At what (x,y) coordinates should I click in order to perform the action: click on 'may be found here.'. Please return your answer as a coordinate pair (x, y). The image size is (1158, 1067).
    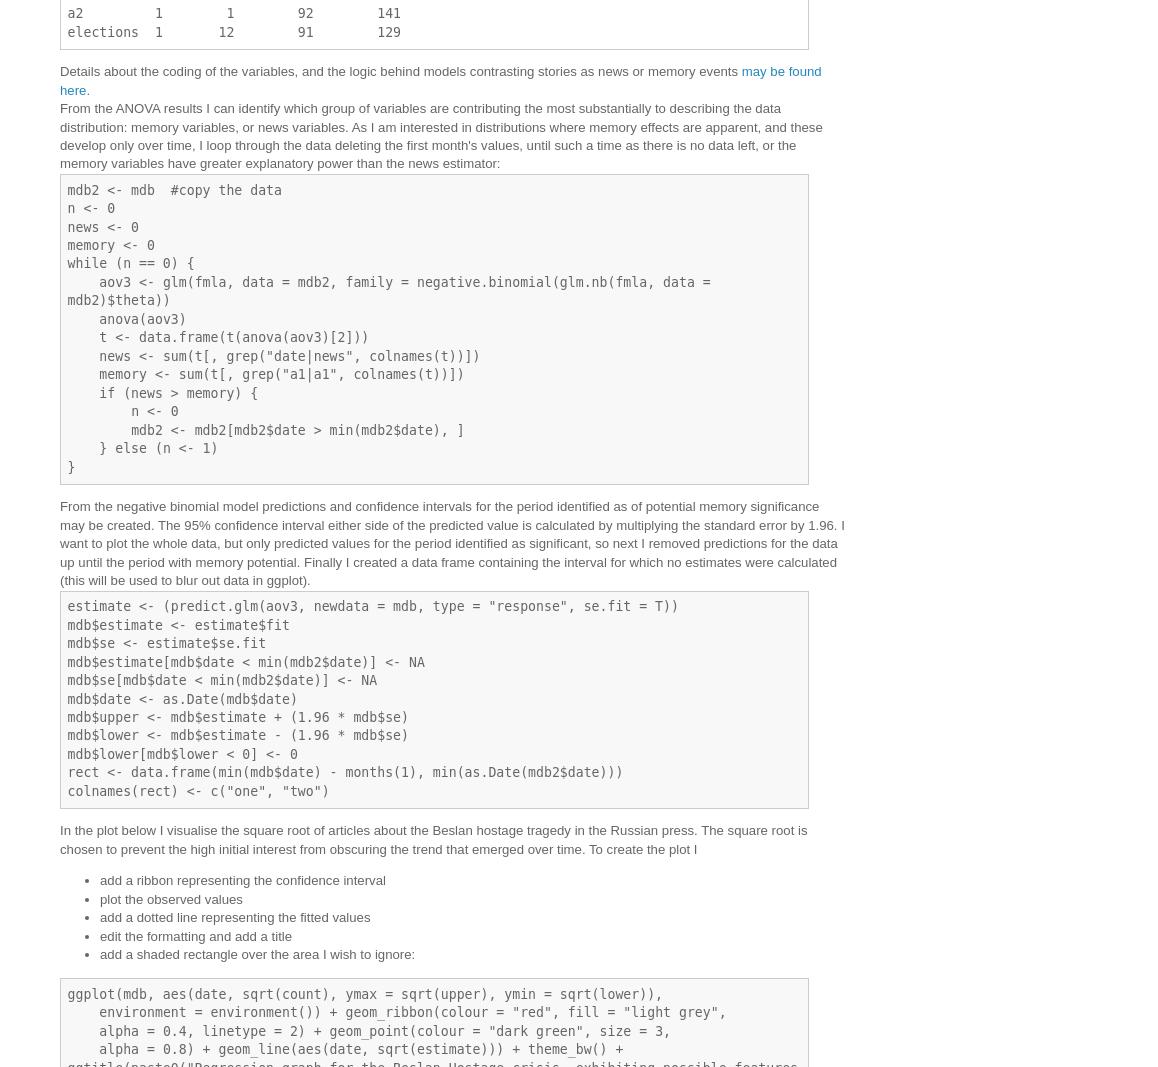
    Looking at the image, I should click on (440, 79).